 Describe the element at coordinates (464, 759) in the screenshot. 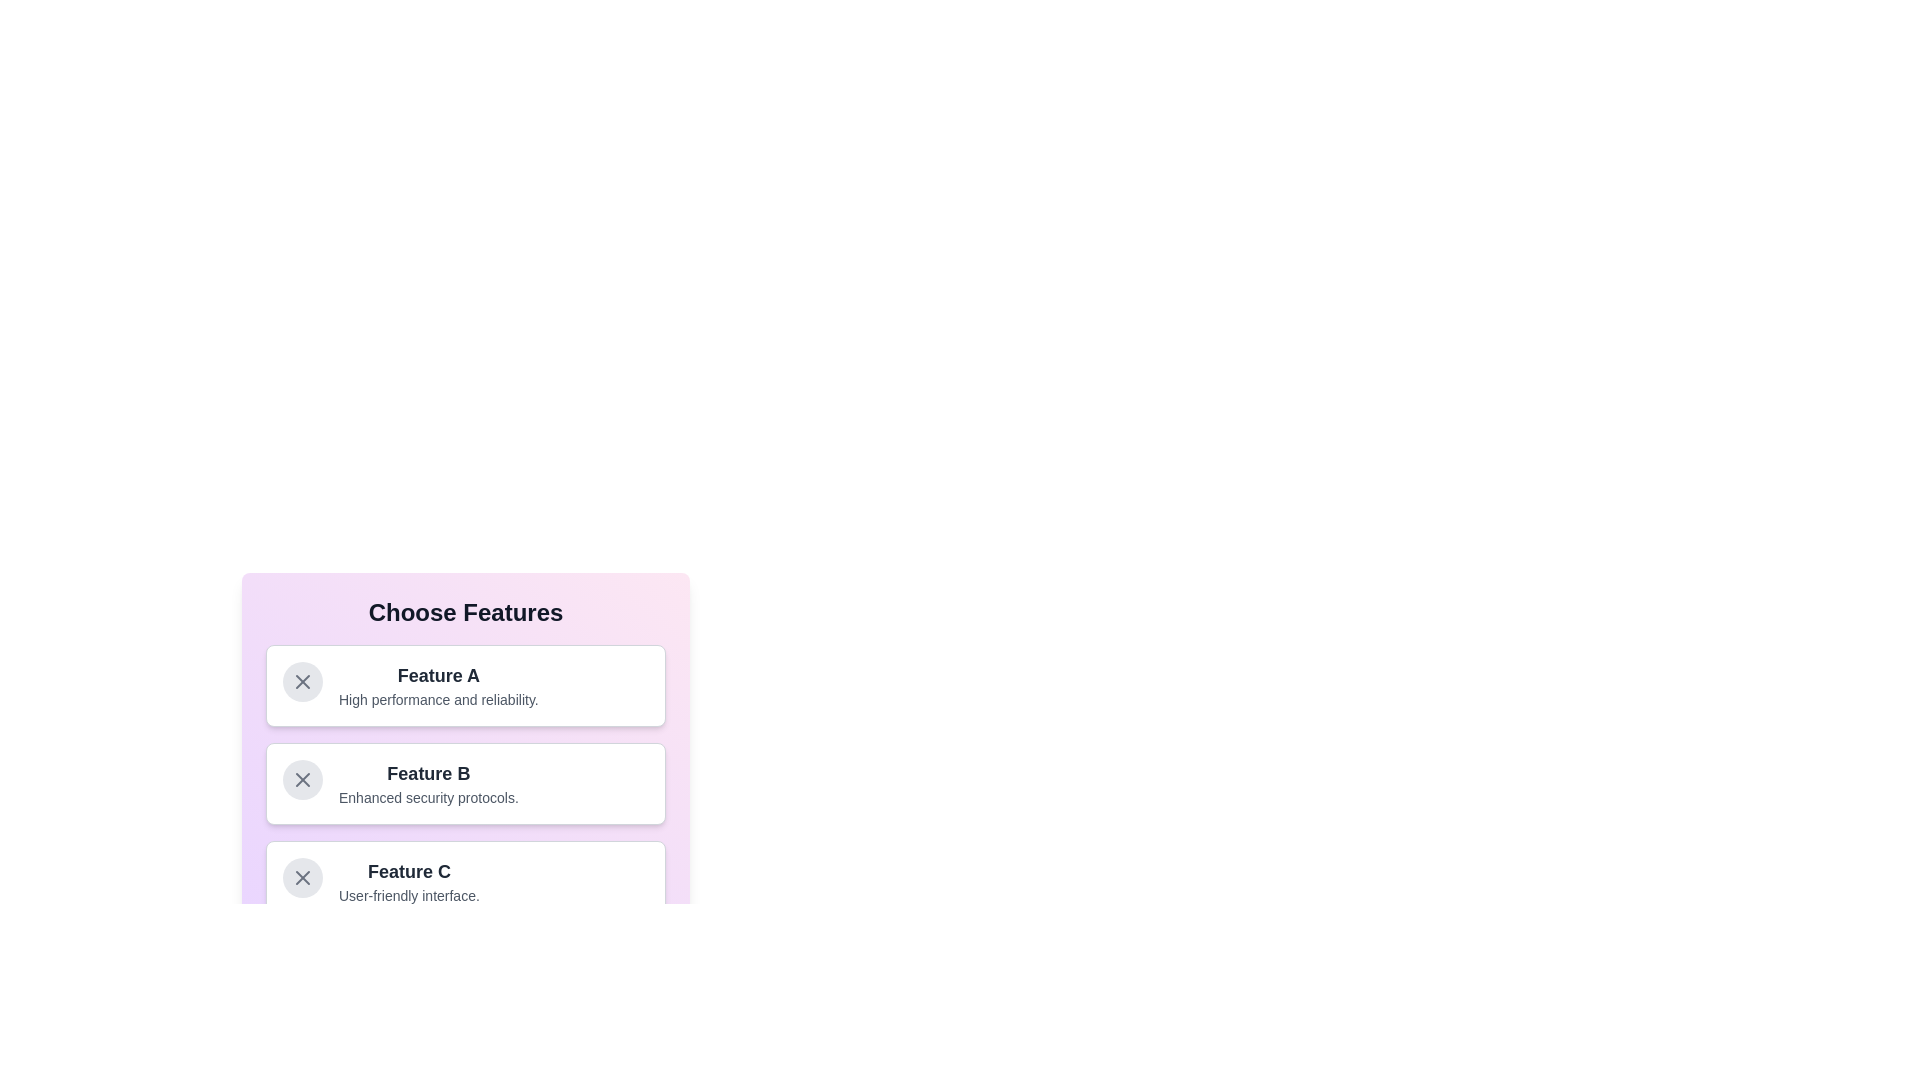

I see `the informational card labeled 'Feature B'` at that location.